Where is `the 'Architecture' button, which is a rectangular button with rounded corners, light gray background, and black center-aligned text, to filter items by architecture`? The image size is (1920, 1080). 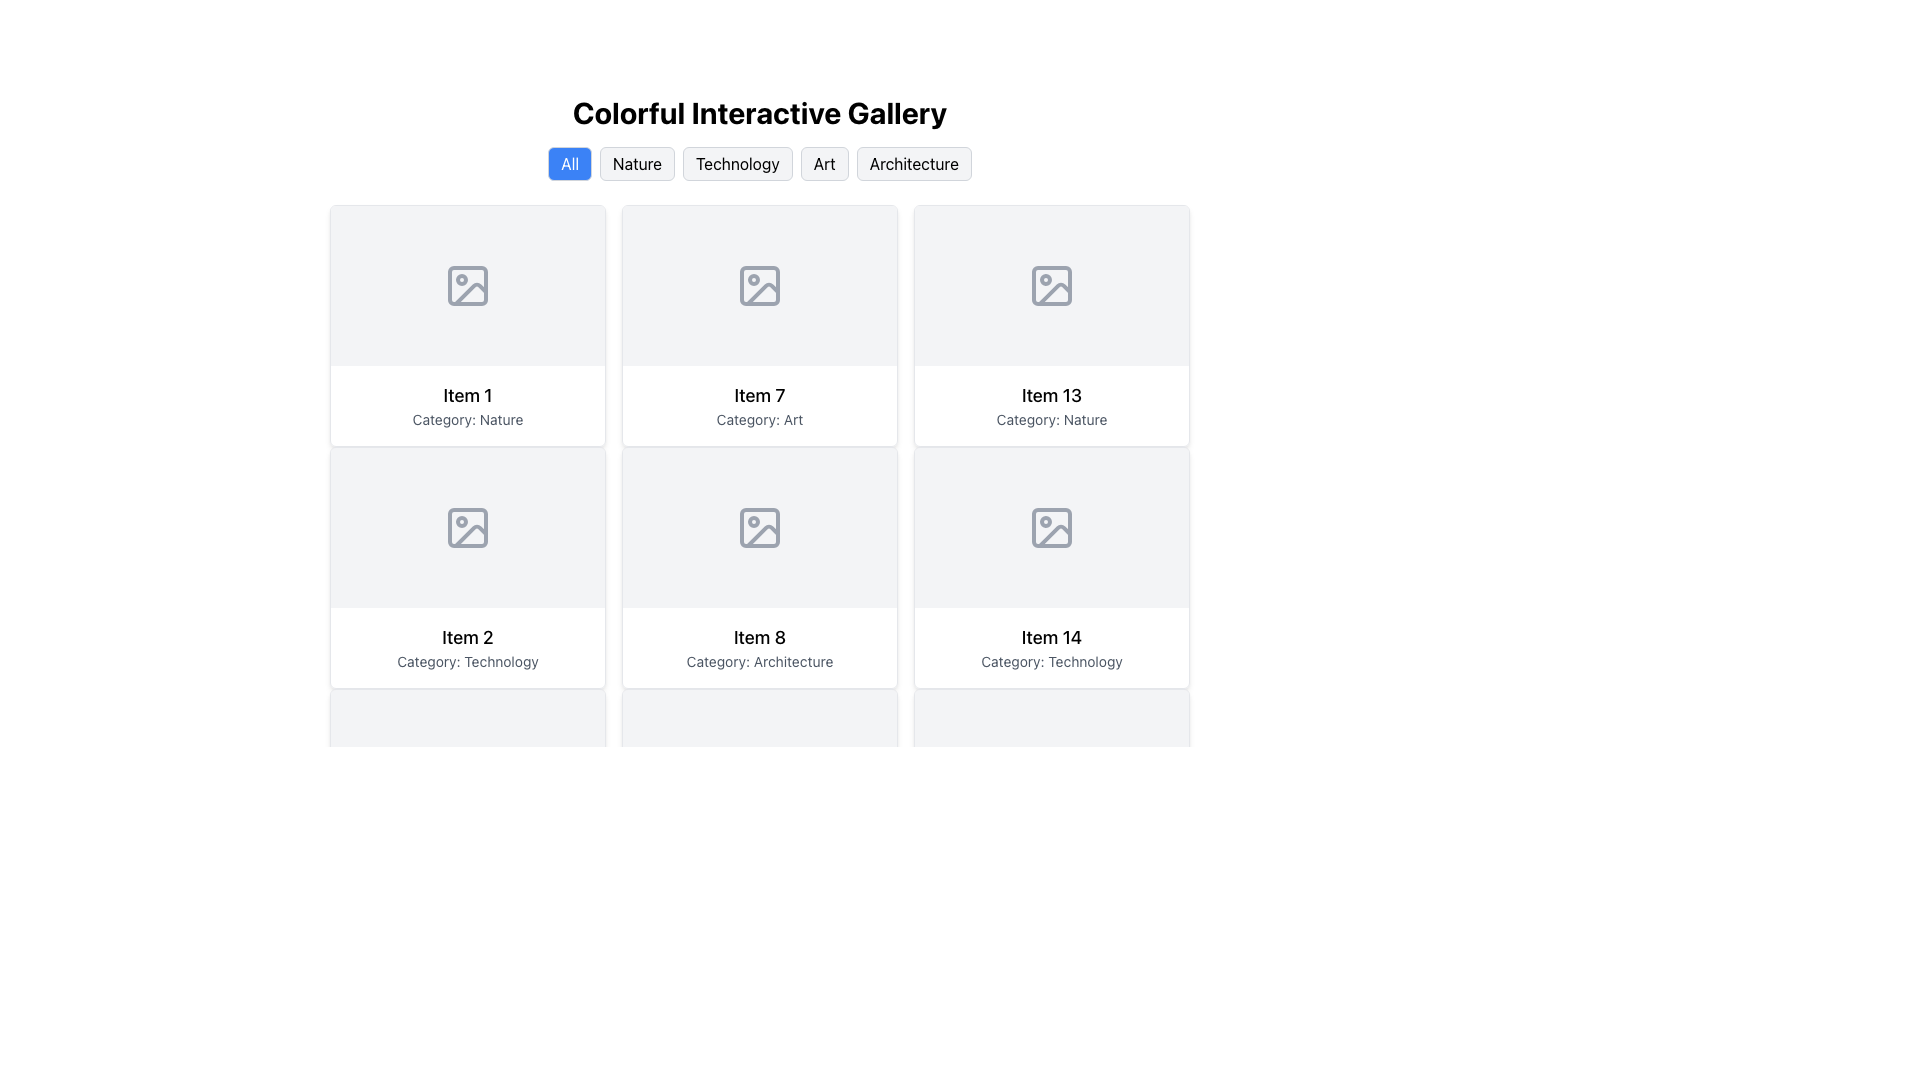
the 'Architecture' button, which is a rectangular button with rounded corners, light gray background, and black center-aligned text, to filter items by architecture is located at coordinates (912, 163).